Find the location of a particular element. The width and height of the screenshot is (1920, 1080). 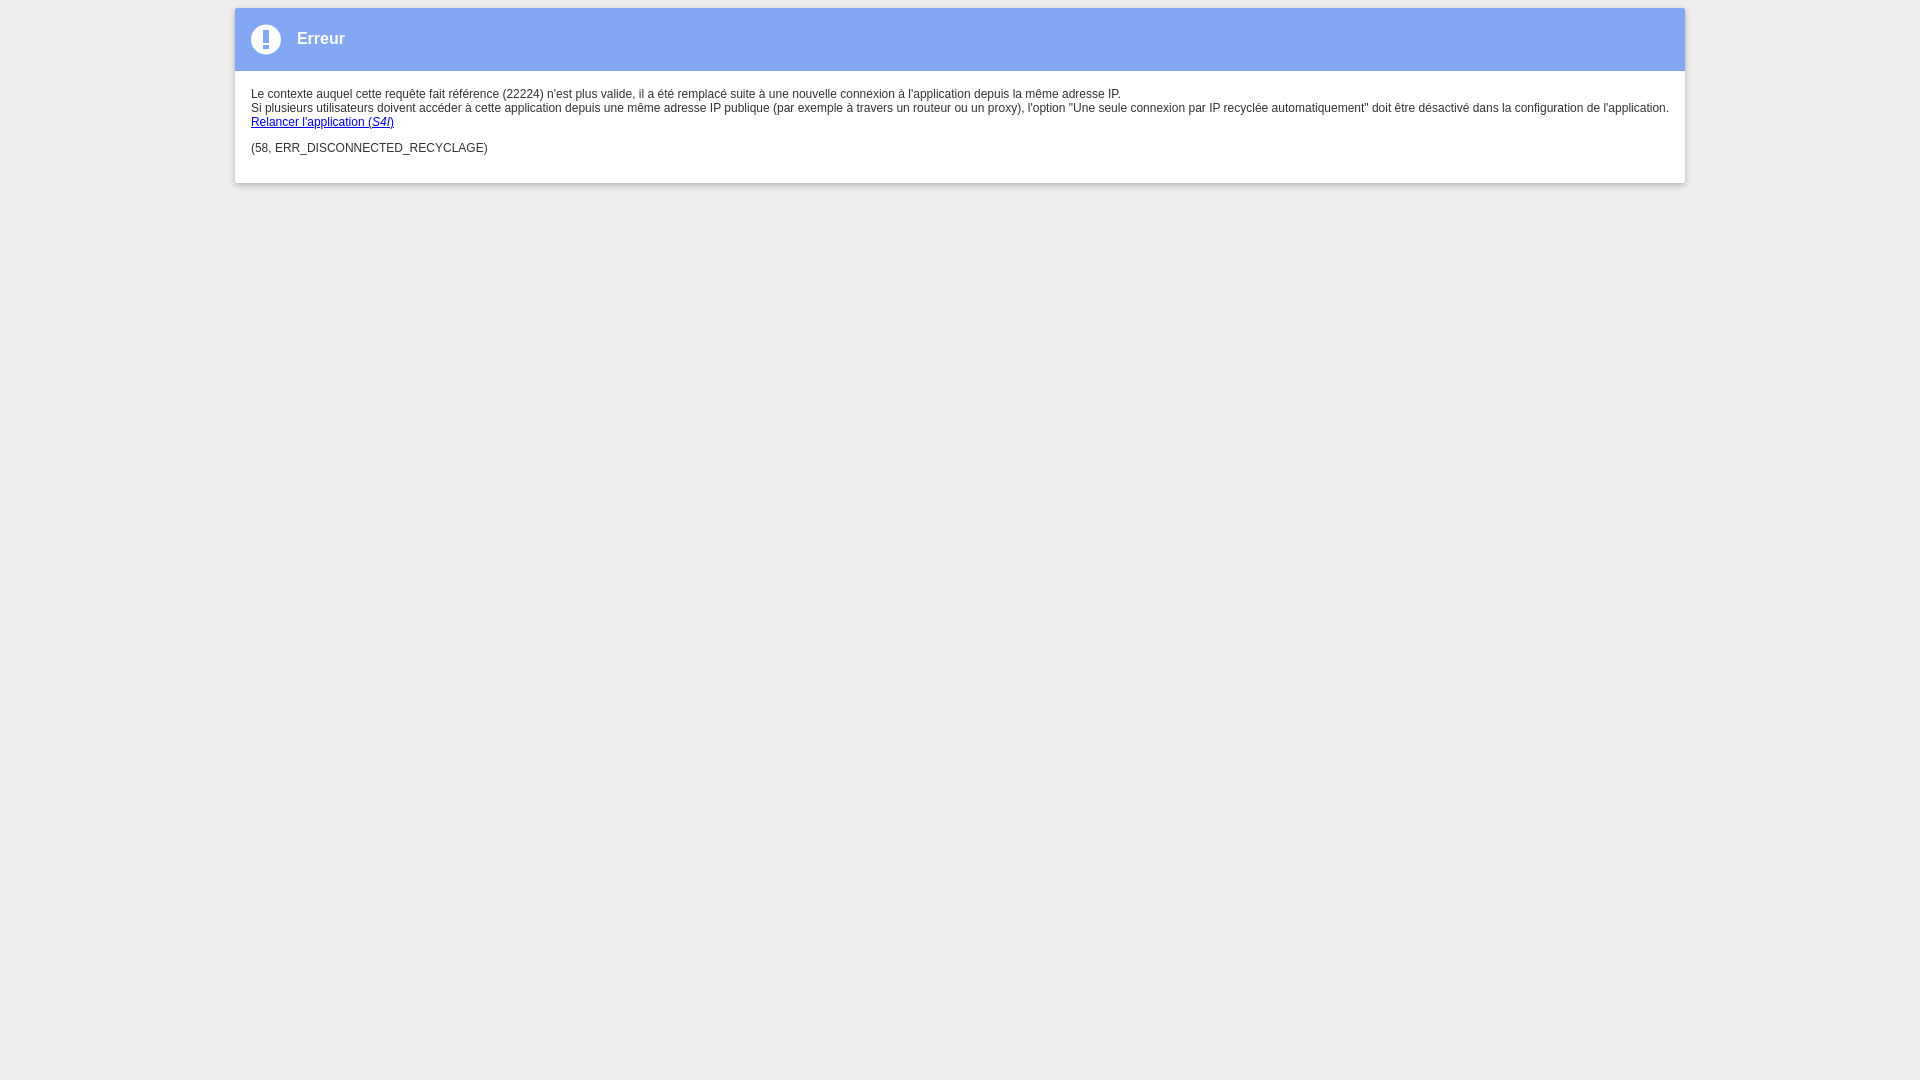

'Relancer l'application (S4I)' is located at coordinates (322, 122).